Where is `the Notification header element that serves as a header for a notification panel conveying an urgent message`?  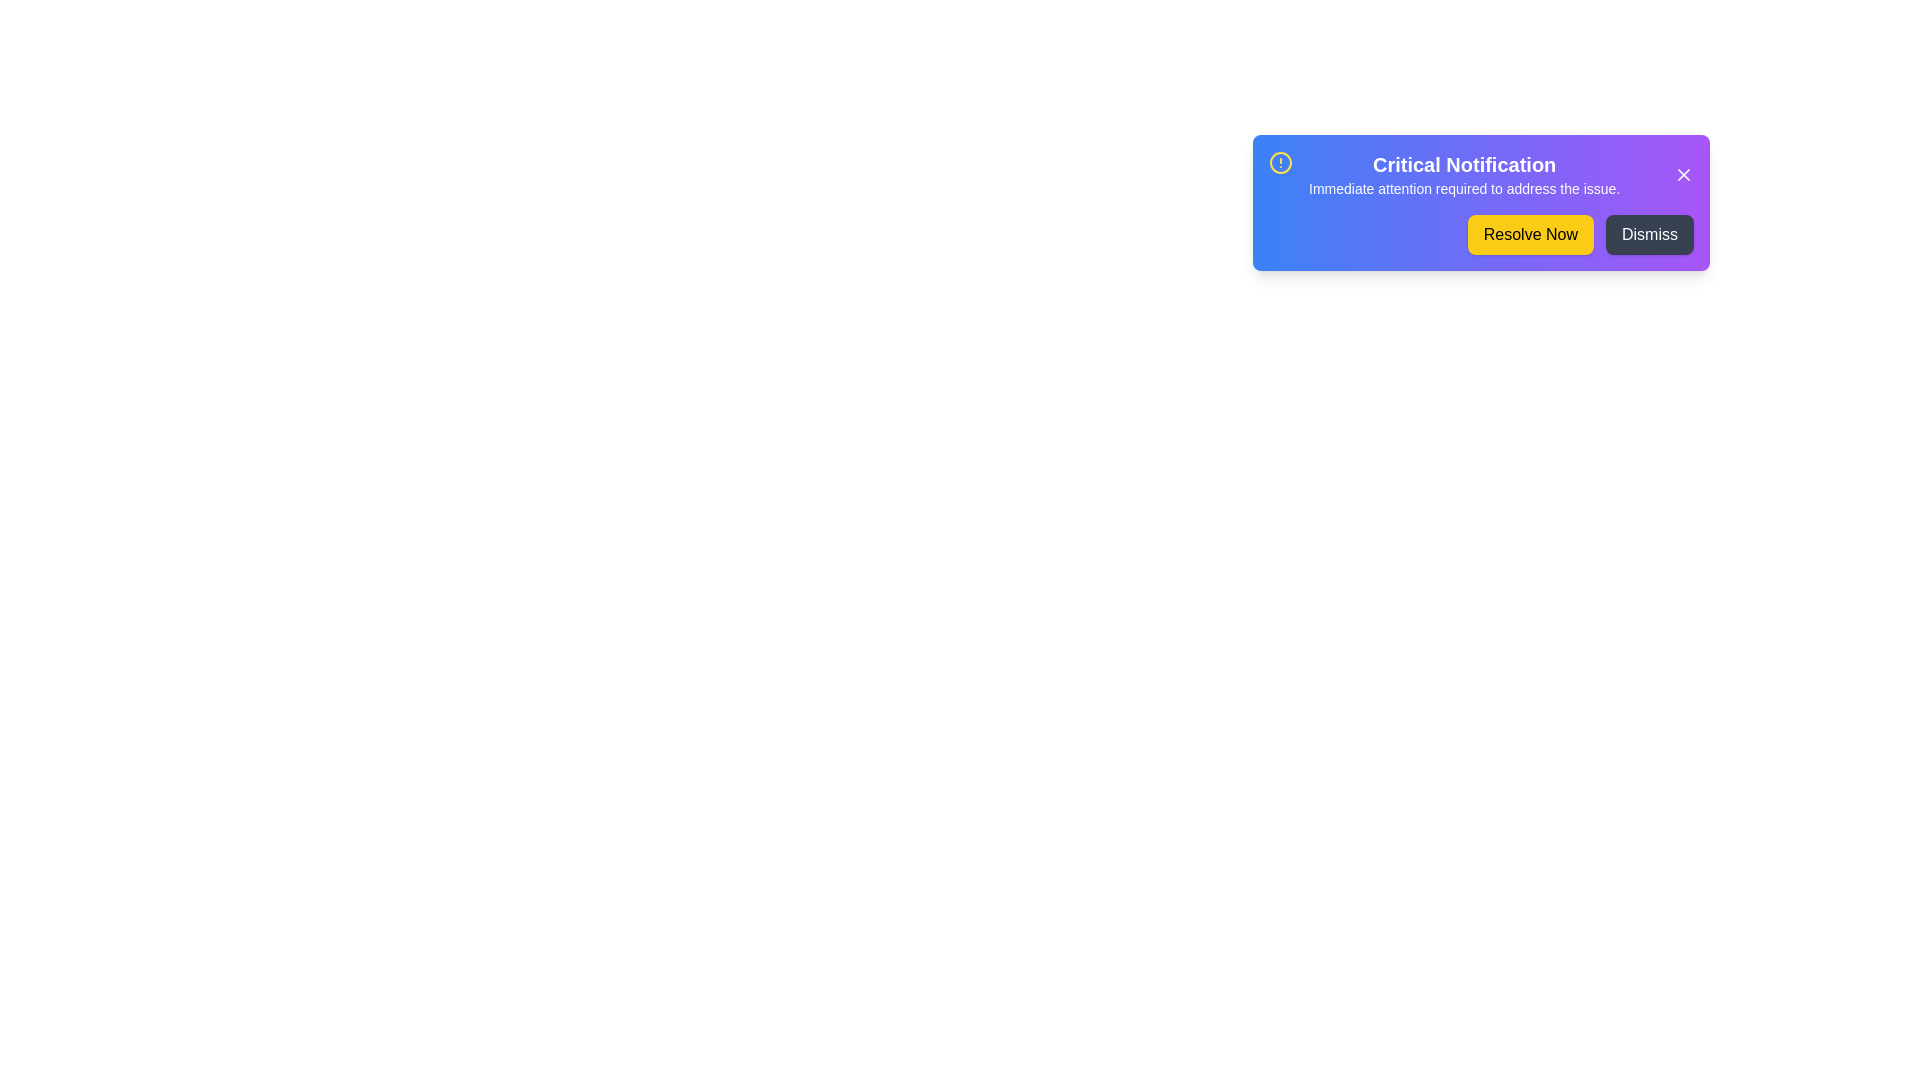
the Notification header element that serves as a header for a notification panel conveying an urgent message is located at coordinates (1481, 173).